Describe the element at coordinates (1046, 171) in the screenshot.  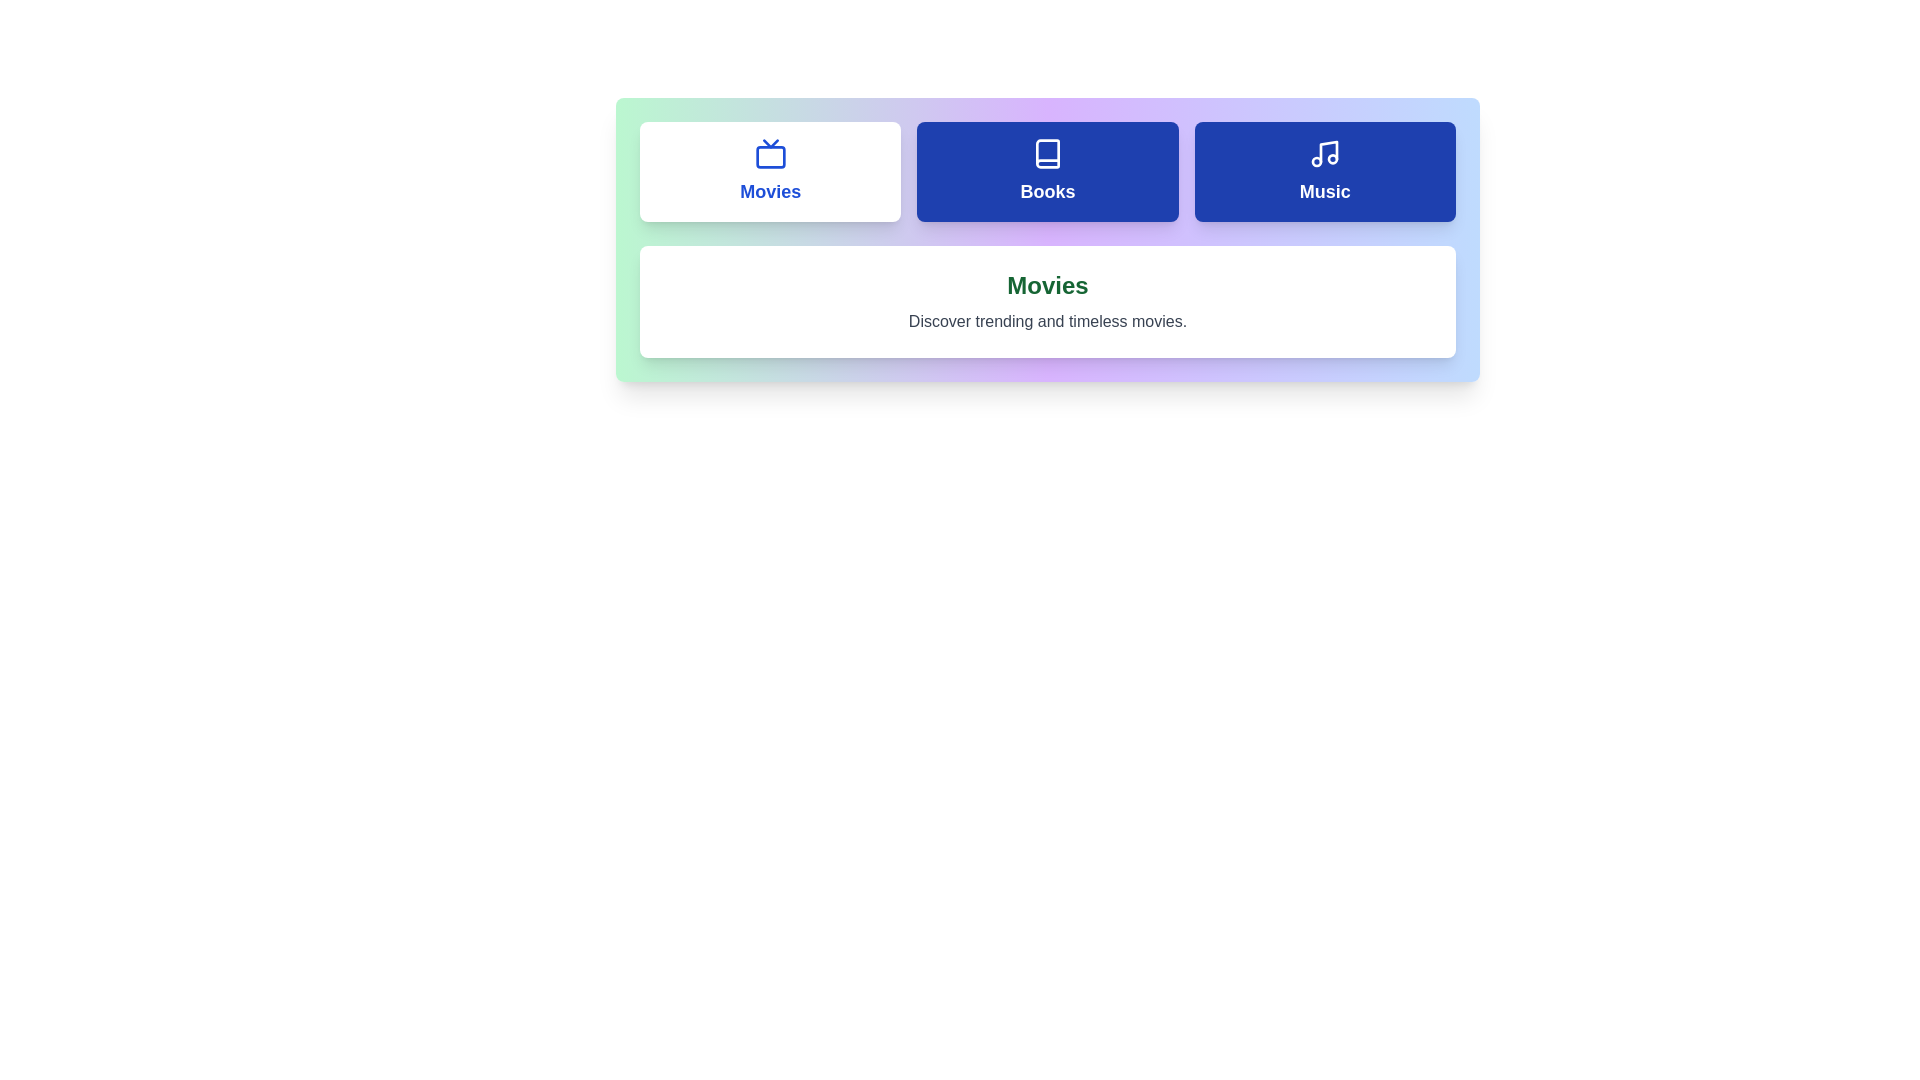
I see `the highlighted 'Books' button, which is the second button in a horizontally arranged set of buttons labeled 'Movies', 'Books', and 'Music'` at that location.